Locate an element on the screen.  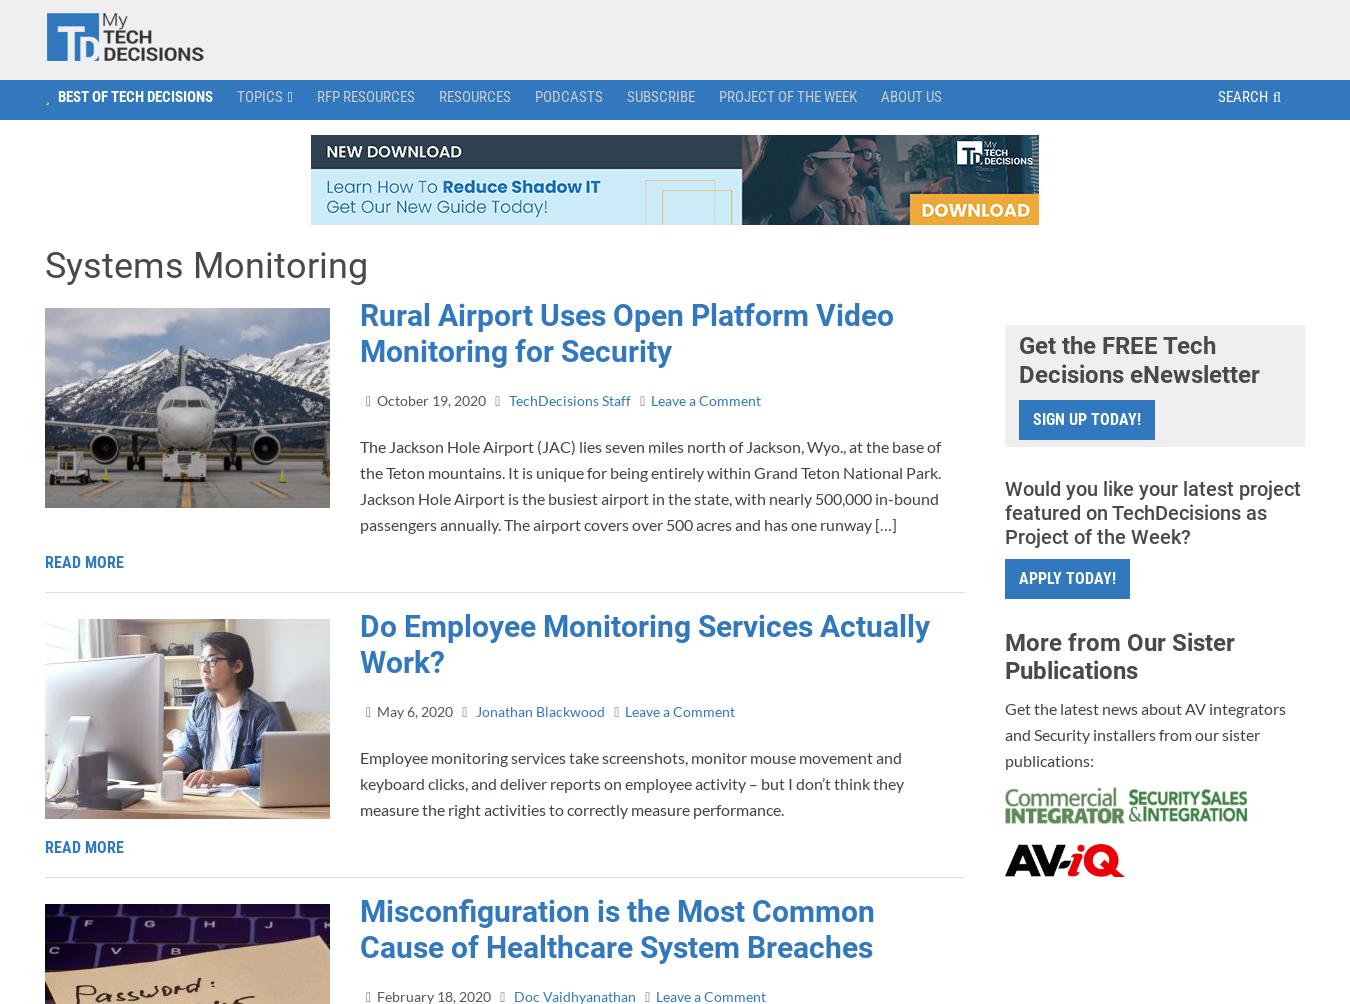
'Jonathan Blackwood' is located at coordinates (538, 709).